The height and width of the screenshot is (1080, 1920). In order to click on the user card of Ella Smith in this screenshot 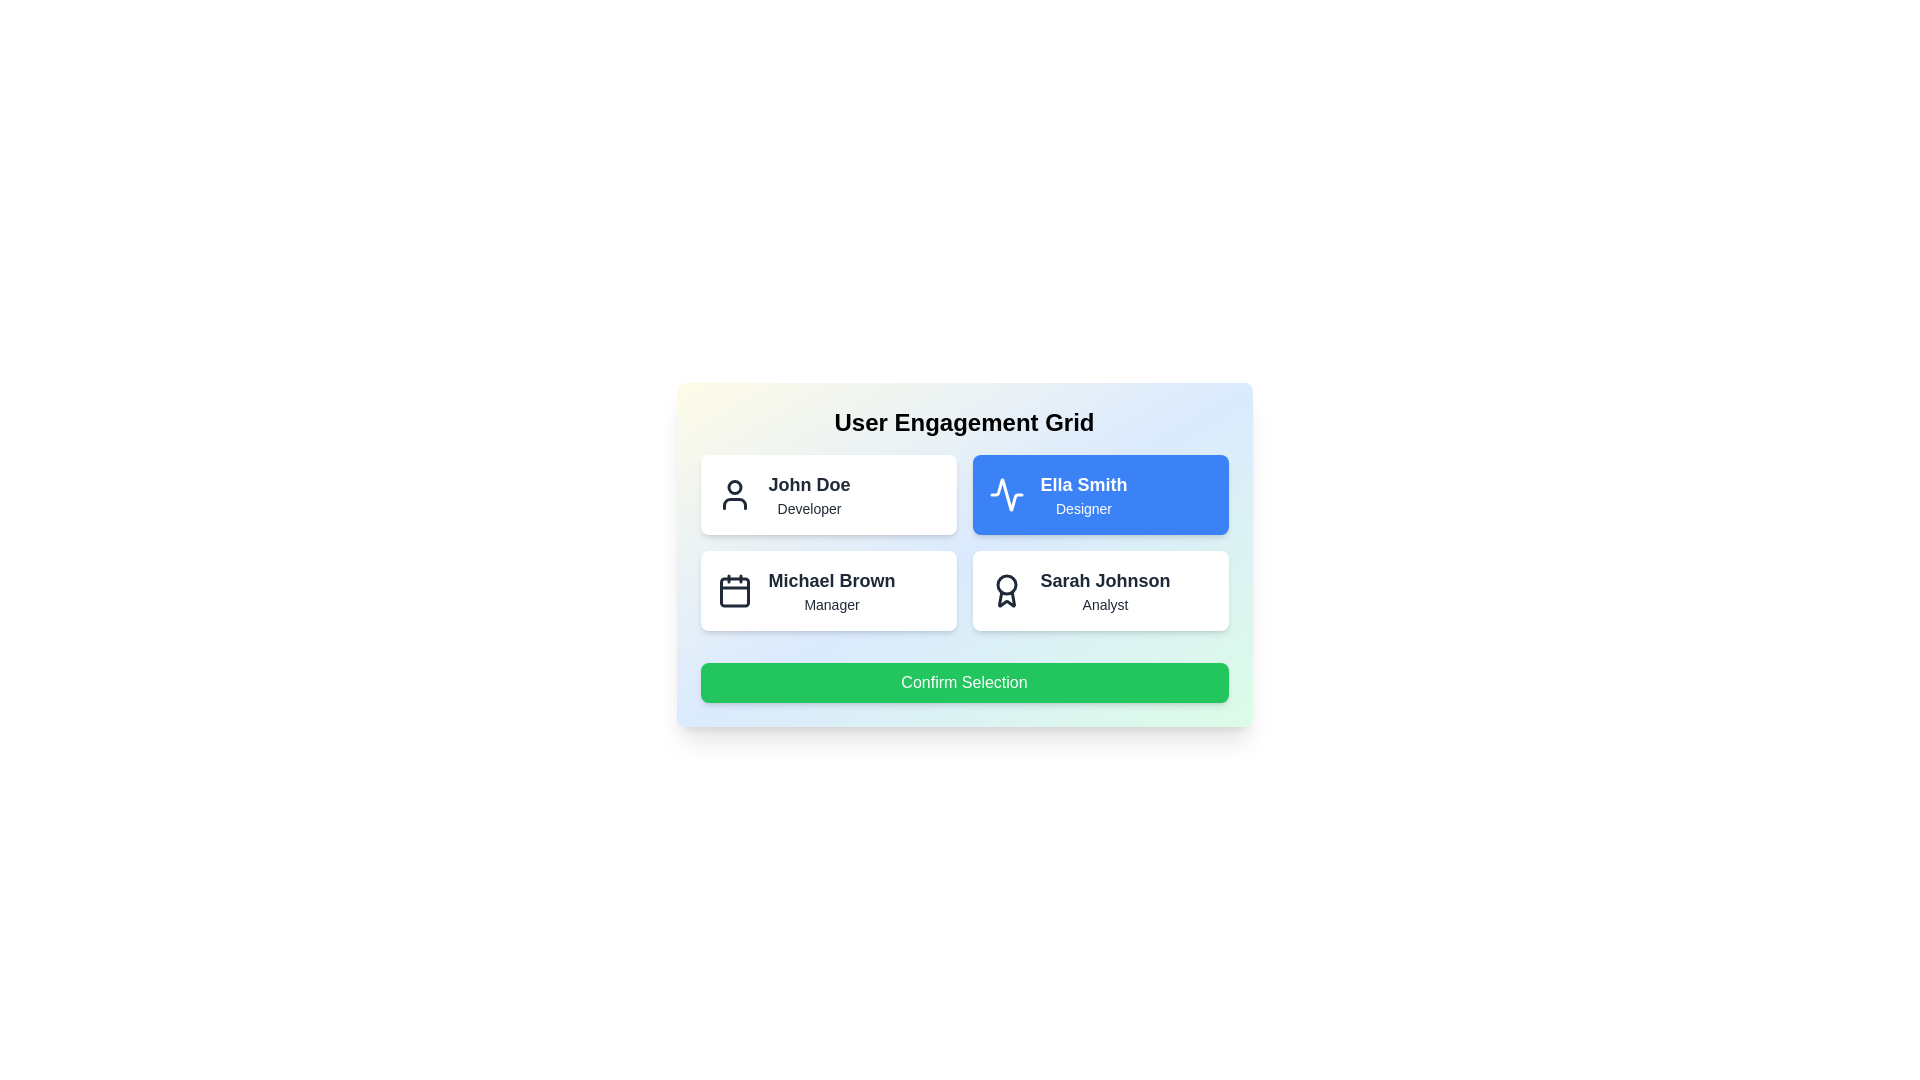, I will do `click(1099, 494)`.